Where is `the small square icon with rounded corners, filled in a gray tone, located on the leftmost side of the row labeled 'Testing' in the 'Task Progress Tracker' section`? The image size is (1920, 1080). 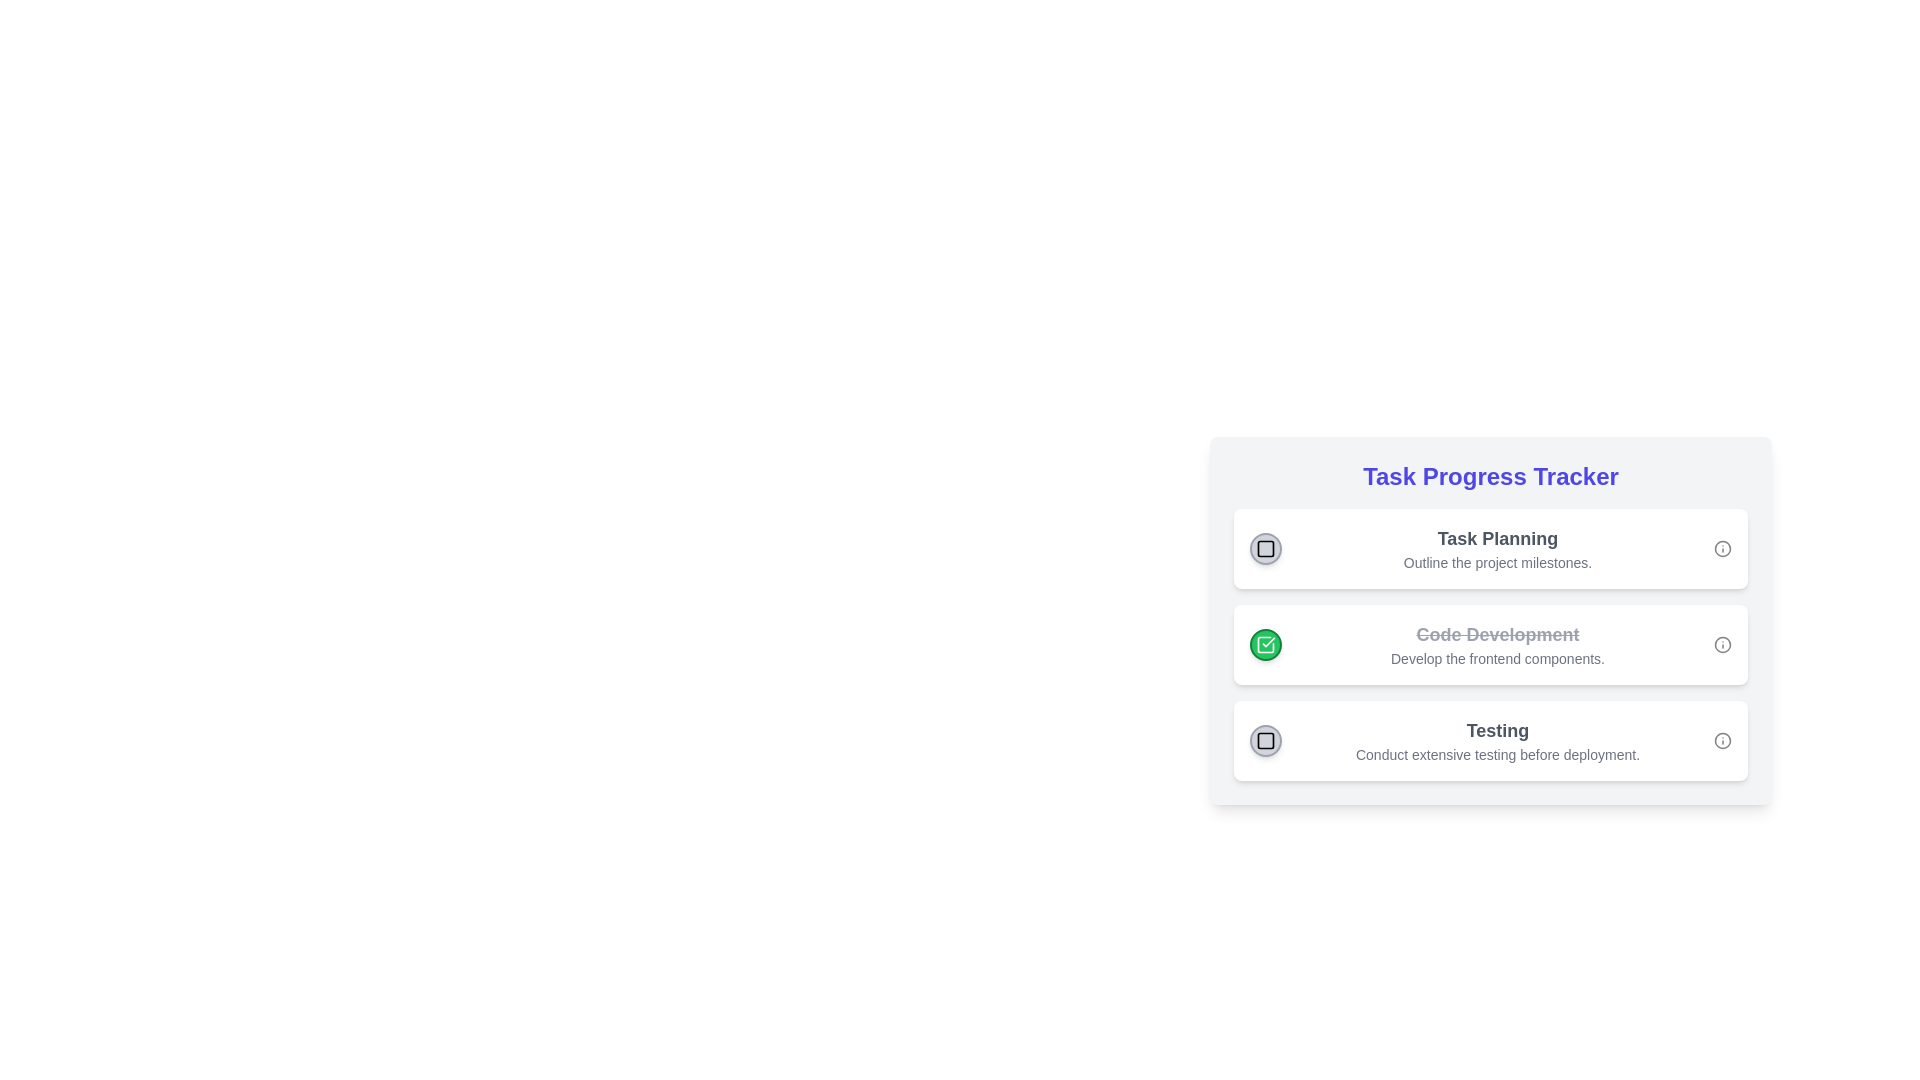 the small square icon with rounded corners, filled in a gray tone, located on the leftmost side of the row labeled 'Testing' in the 'Task Progress Tracker' section is located at coordinates (1265, 740).